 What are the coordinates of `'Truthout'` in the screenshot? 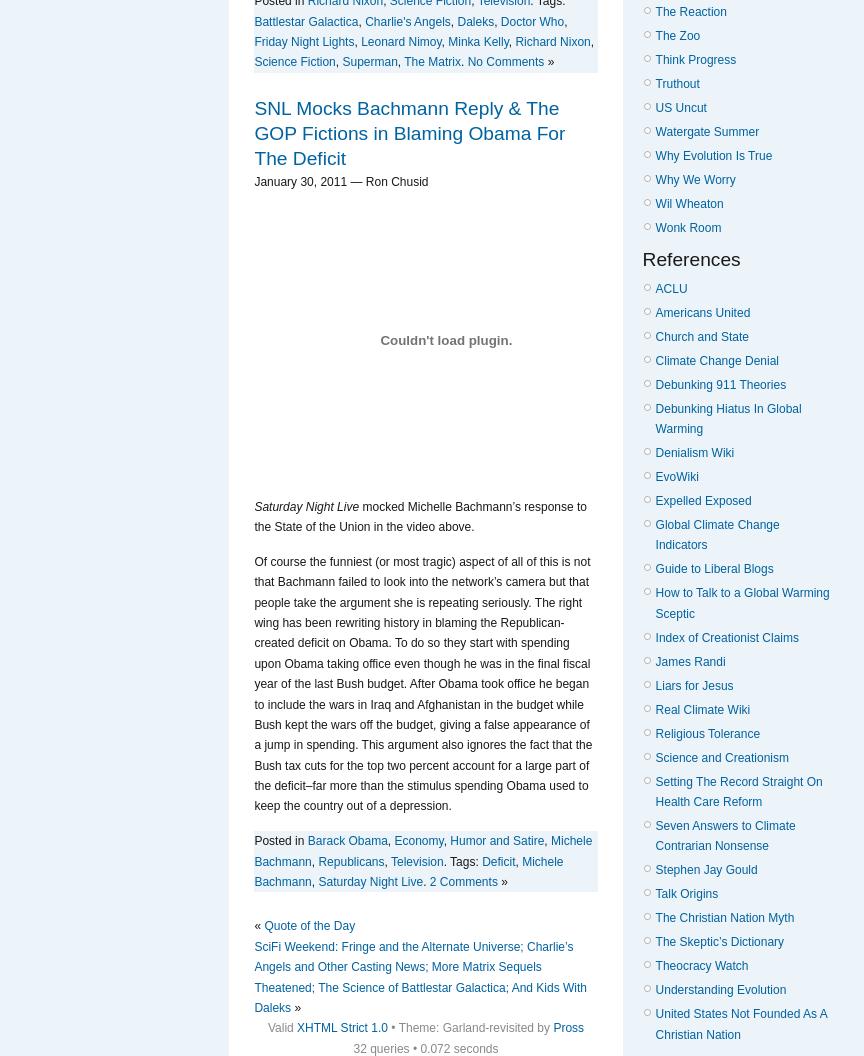 It's located at (677, 82).